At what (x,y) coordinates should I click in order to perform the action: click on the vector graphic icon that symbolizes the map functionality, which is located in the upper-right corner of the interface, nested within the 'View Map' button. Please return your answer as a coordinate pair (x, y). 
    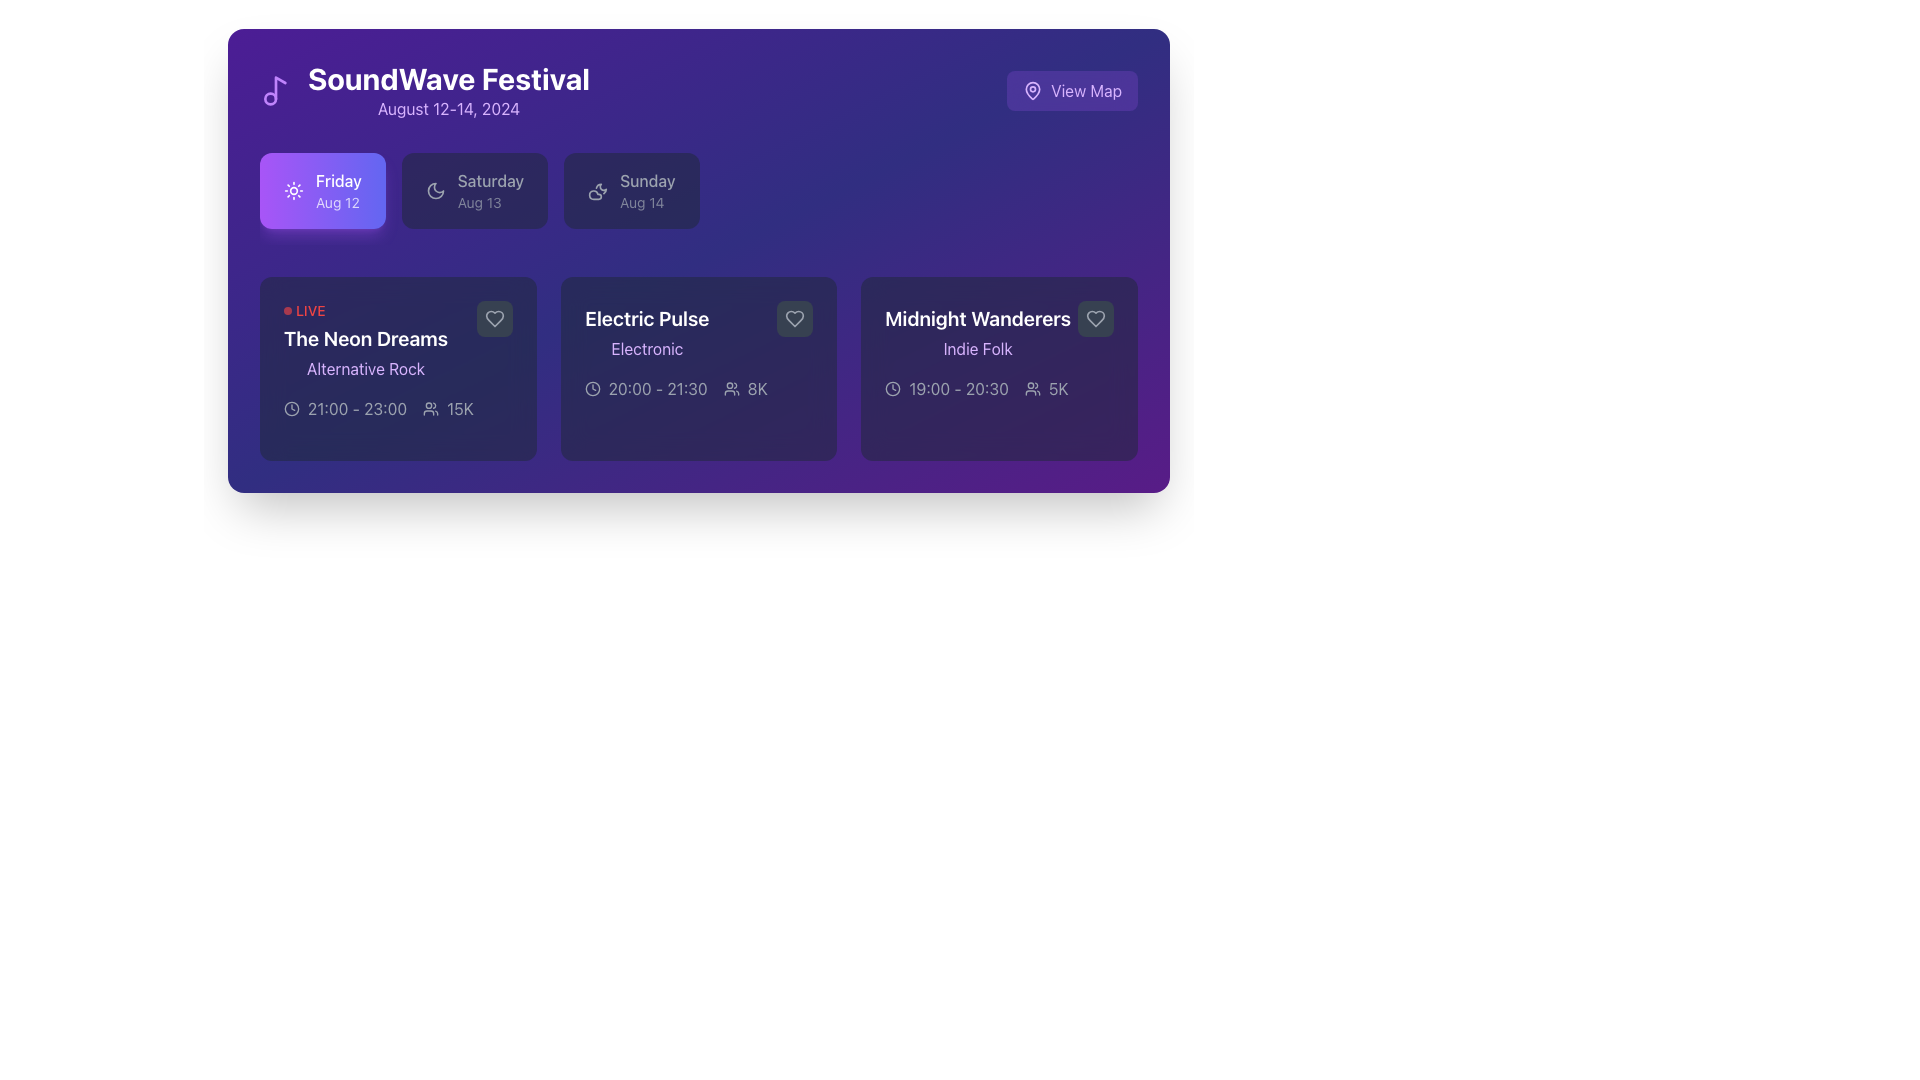
    Looking at the image, I should click on (1033, 91).